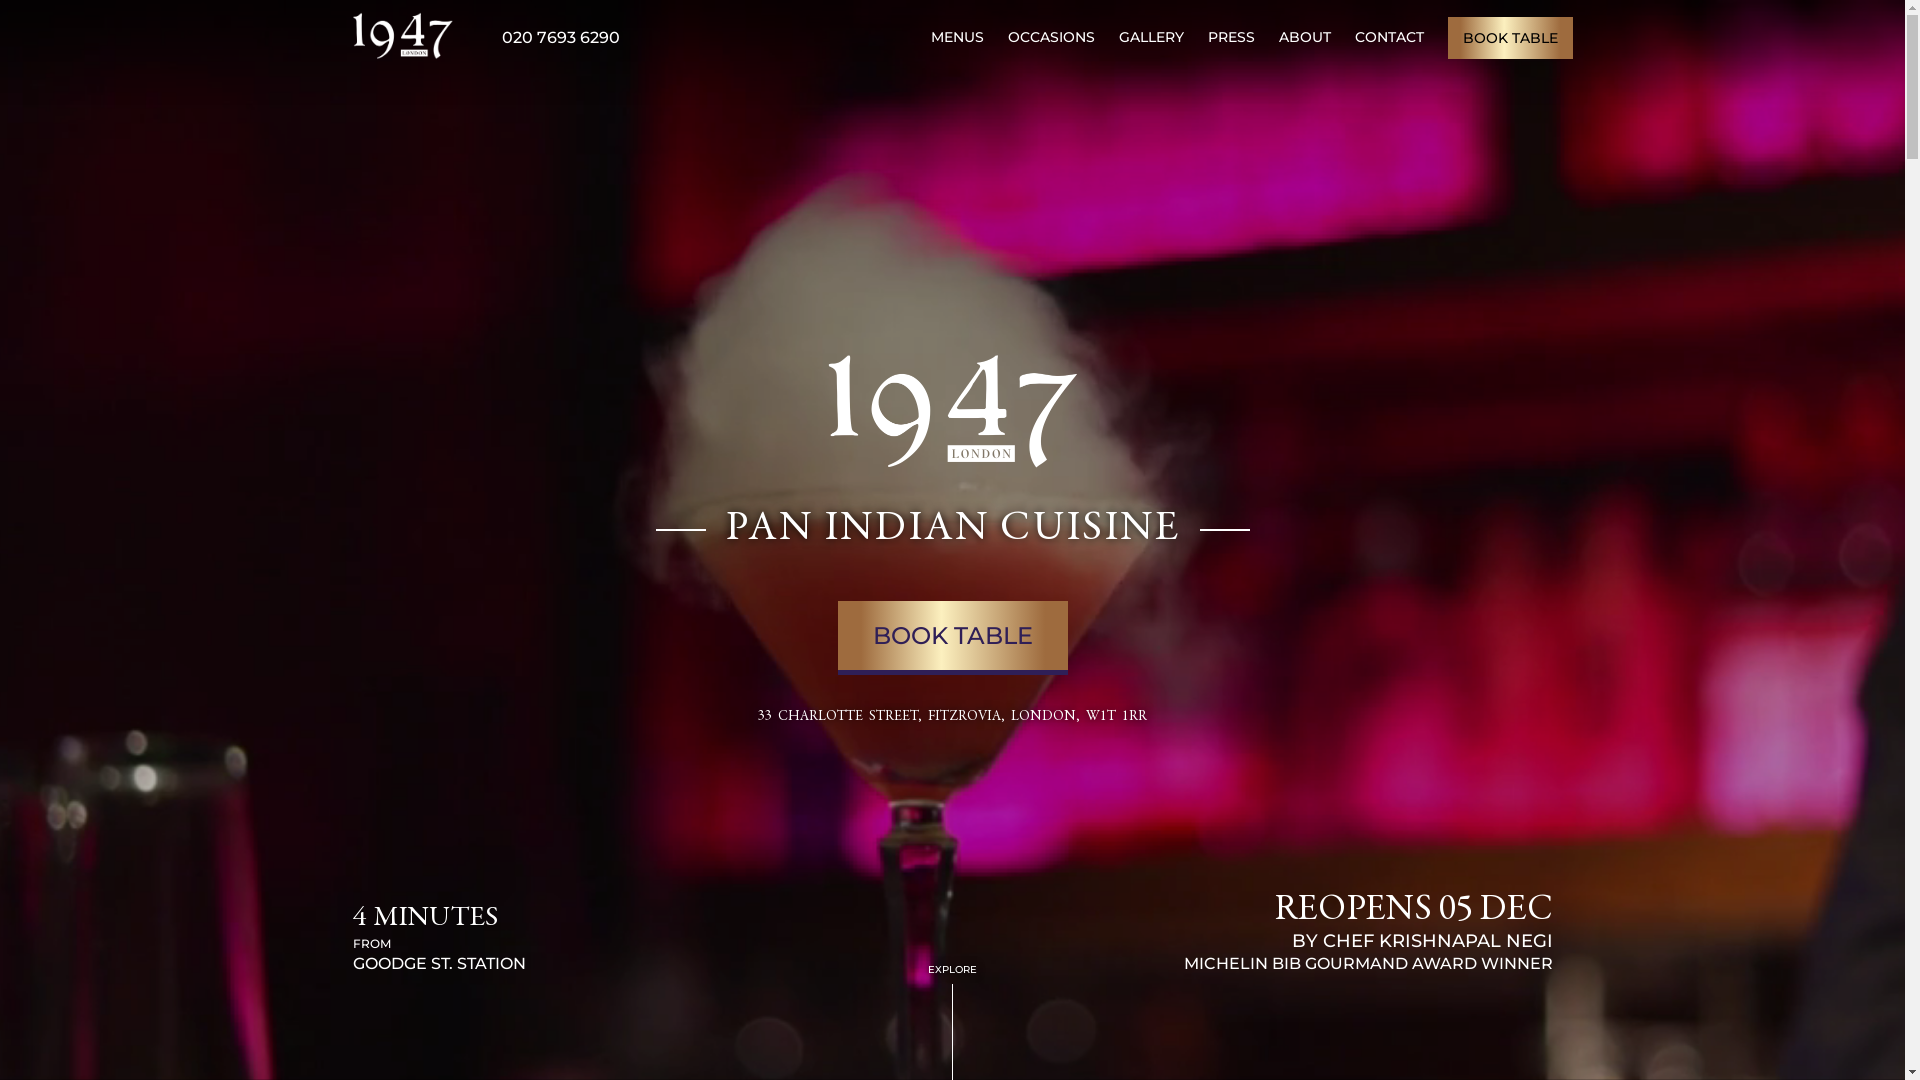 Image resolution: width=1920 pixels, height=1080 pixels. Describe the element at coordinates (955, 37) in the screenshot. I see `'MENUS'` at that location.